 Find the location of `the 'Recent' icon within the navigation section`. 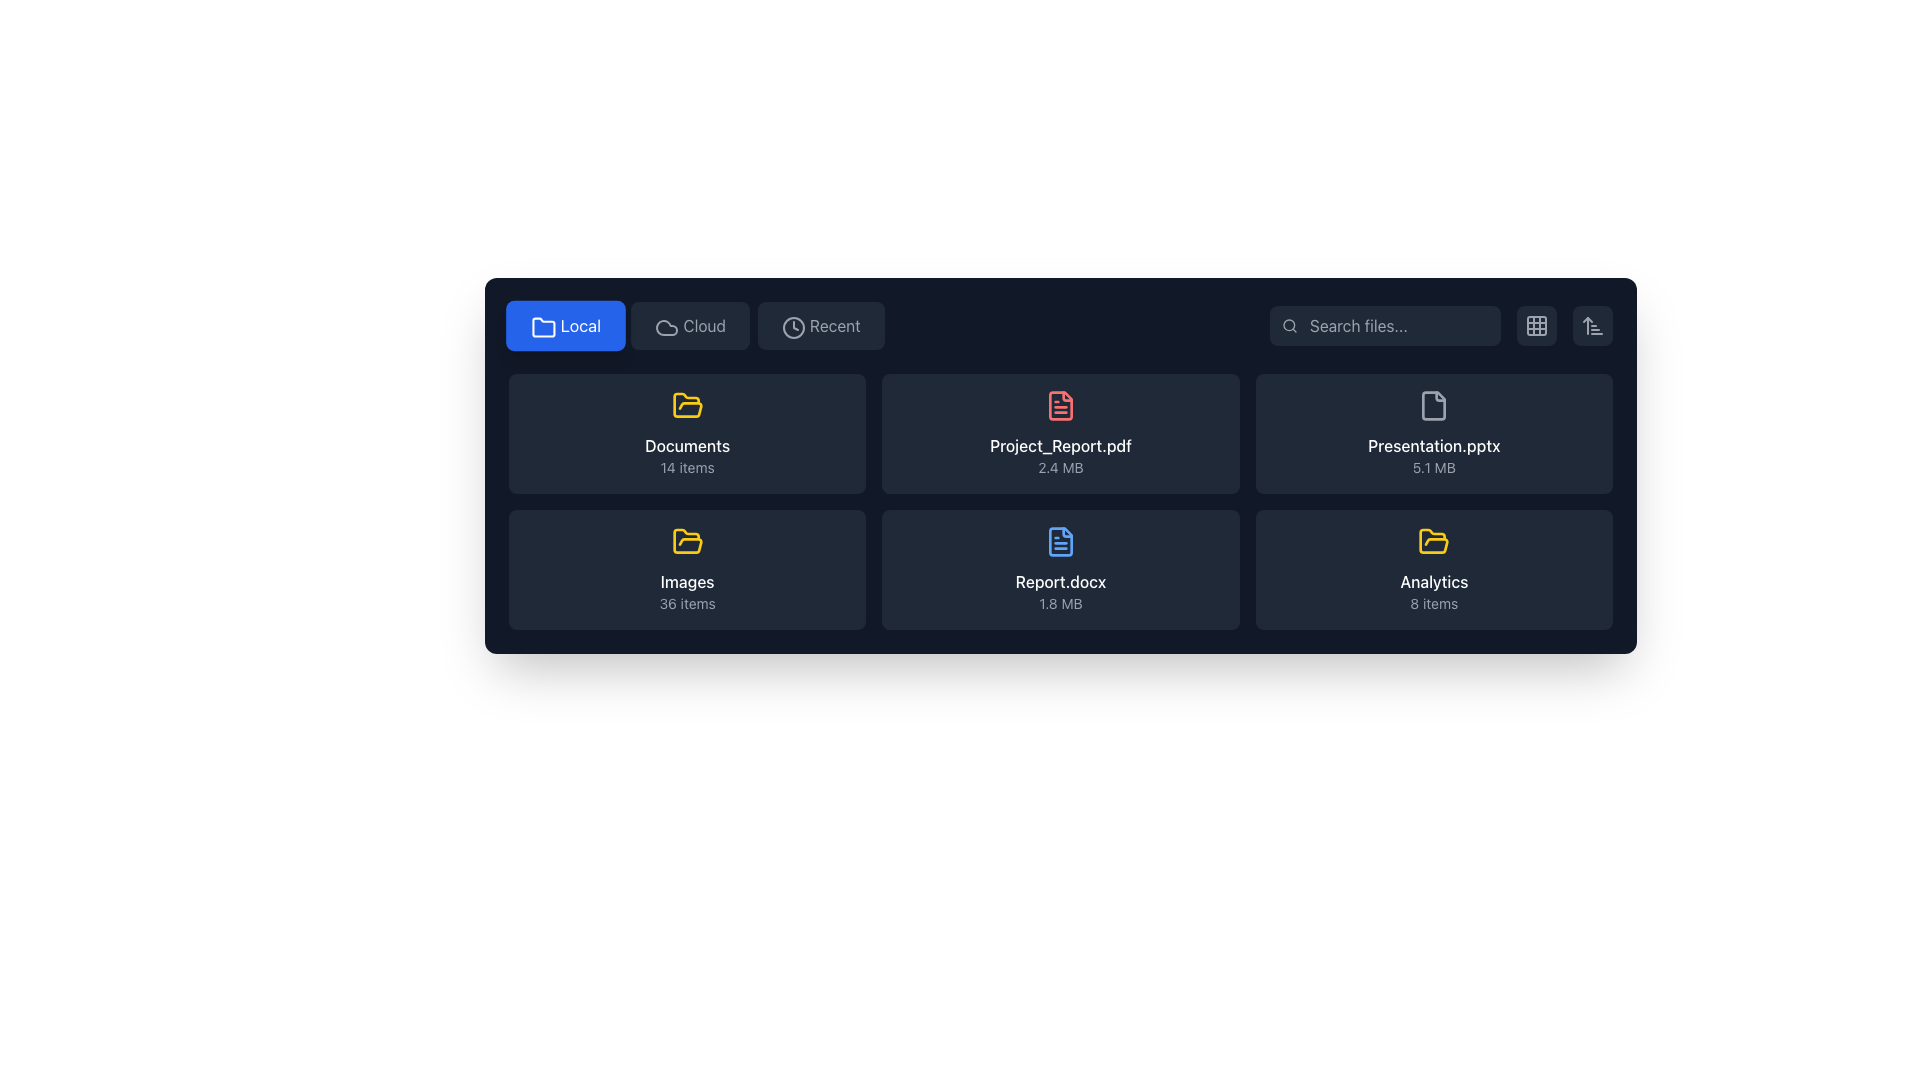

the 'Recent' icon within the navigation section is located at coordinates (792, 326).